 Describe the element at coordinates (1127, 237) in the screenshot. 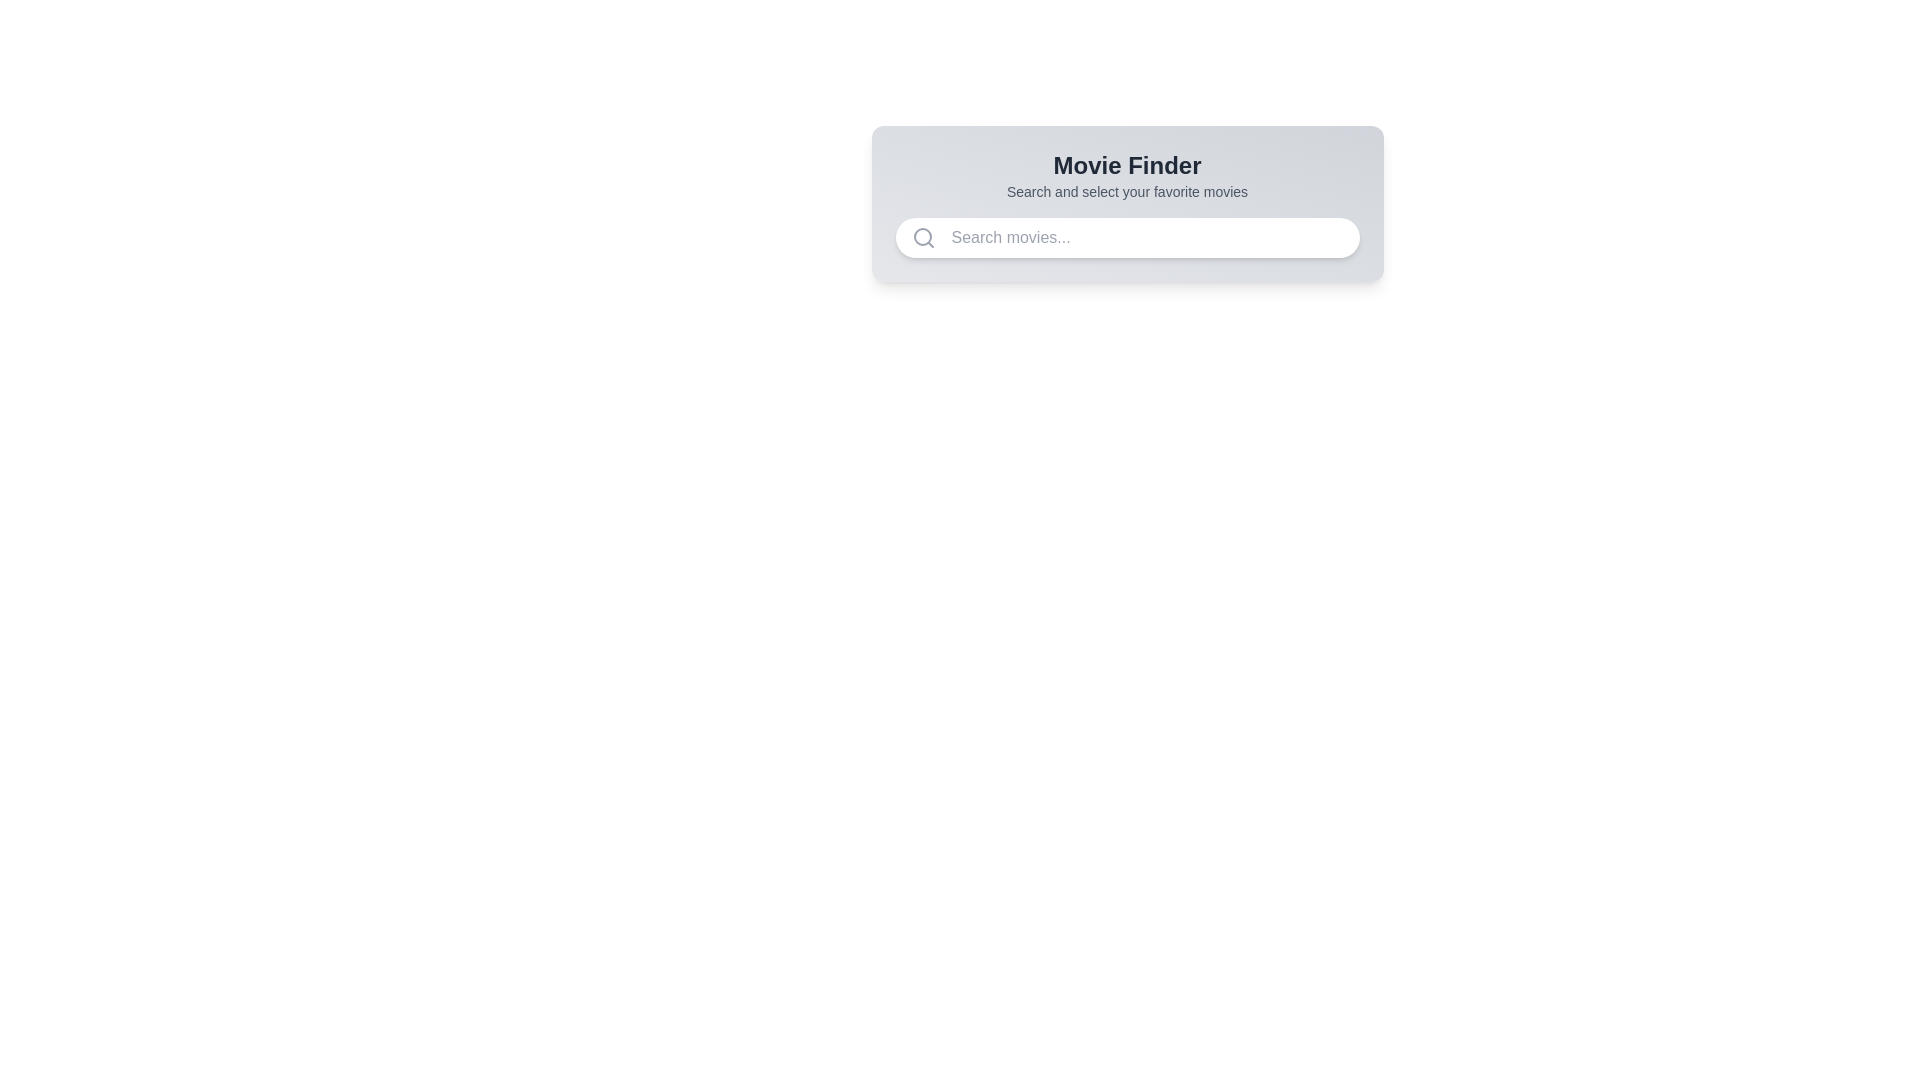

I see `the search input field for movies, which is located below the 'Movie Finder' title and 'Search and select your favorite movies' subtitle, to change its background or cursor appearance` at that location.